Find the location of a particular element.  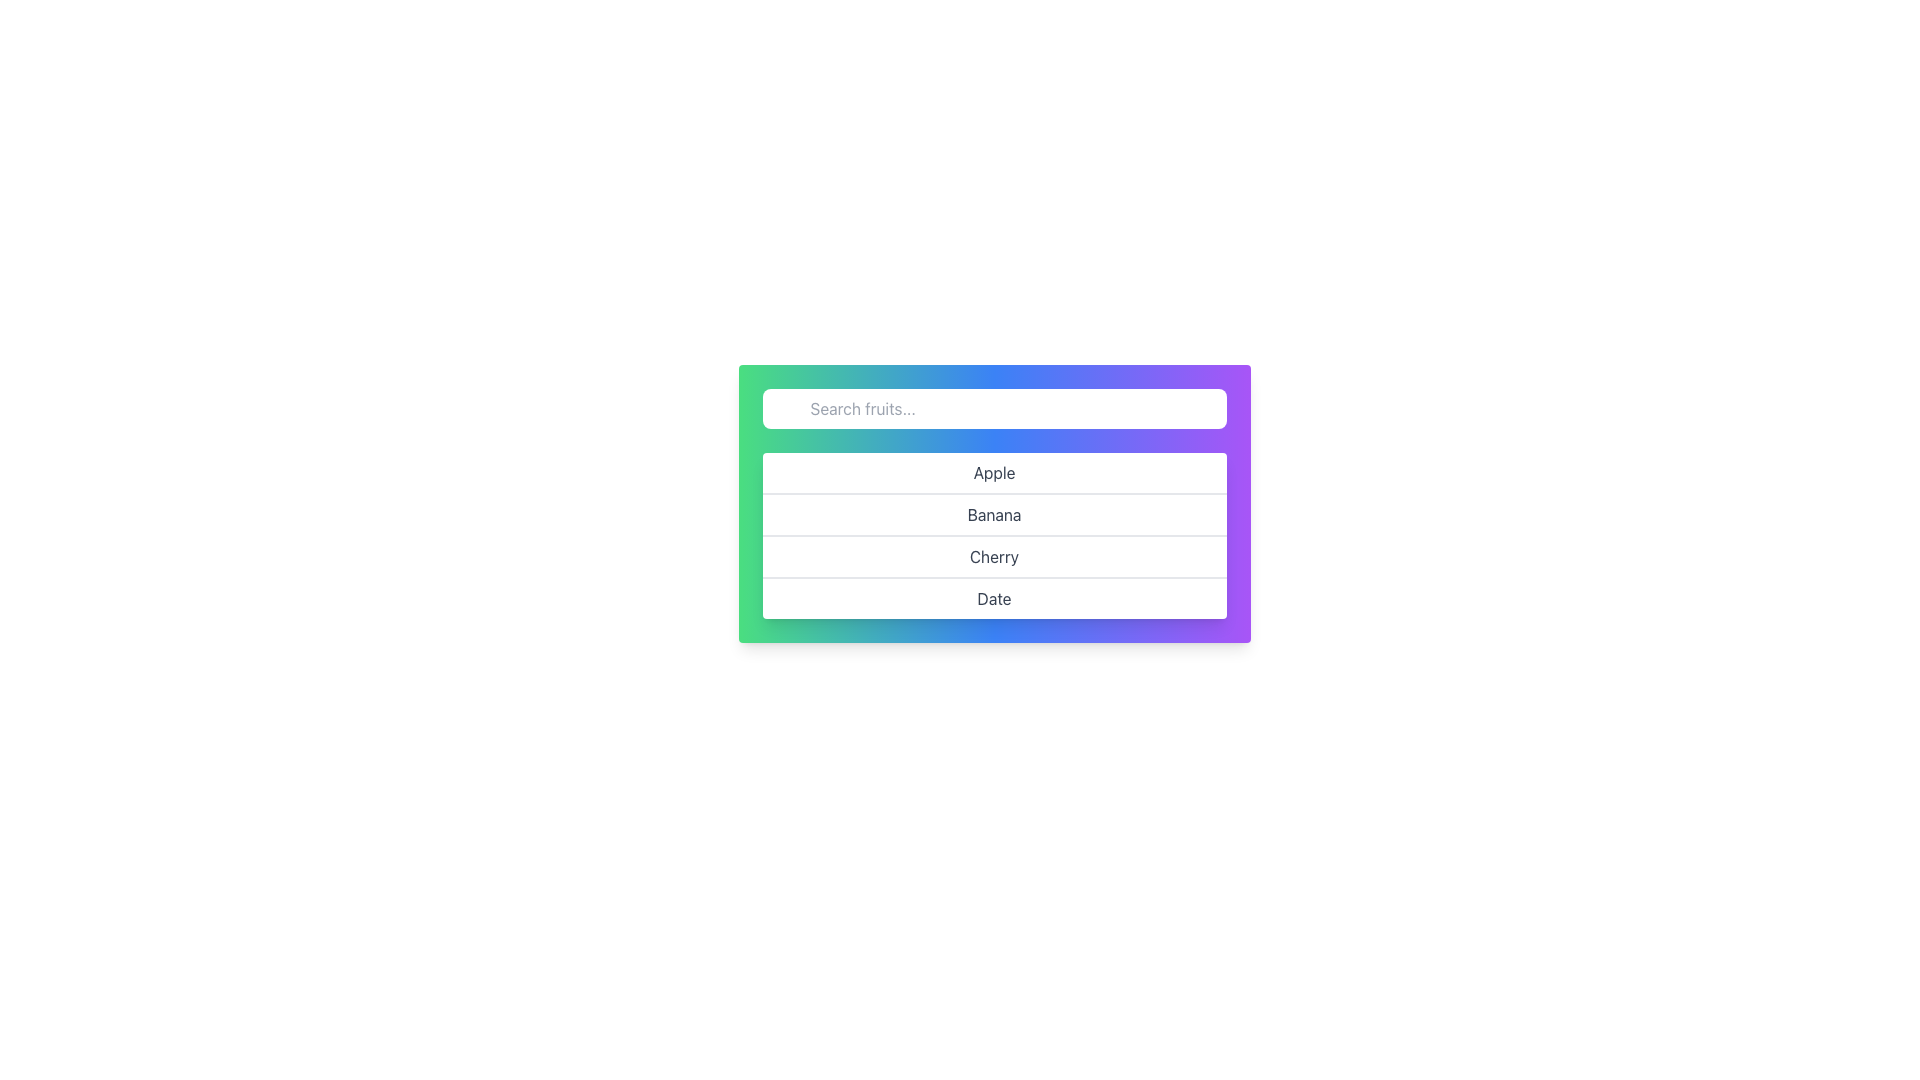

the text label displaying 'Apple' is located at coordinates (994, 473).